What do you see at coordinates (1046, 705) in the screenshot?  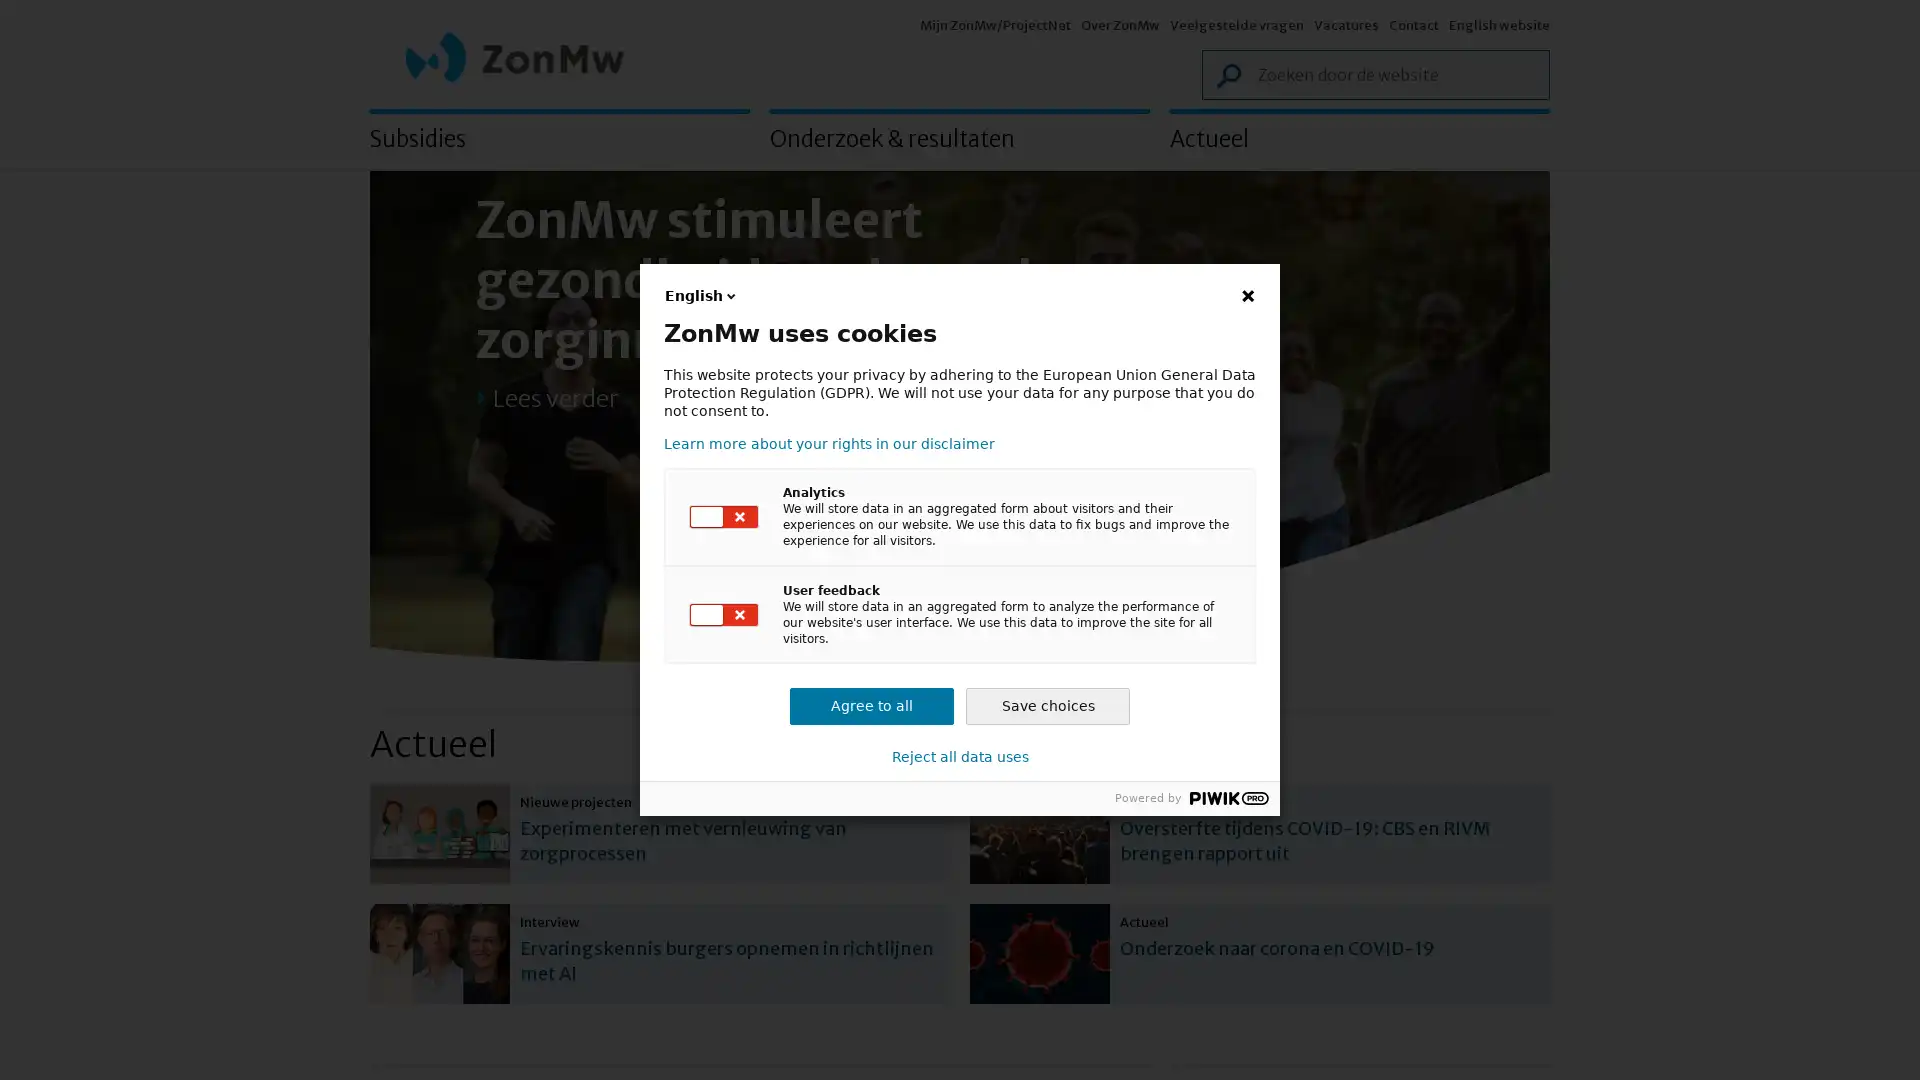 I see `Save choices` at bounding box center [1046, 705].